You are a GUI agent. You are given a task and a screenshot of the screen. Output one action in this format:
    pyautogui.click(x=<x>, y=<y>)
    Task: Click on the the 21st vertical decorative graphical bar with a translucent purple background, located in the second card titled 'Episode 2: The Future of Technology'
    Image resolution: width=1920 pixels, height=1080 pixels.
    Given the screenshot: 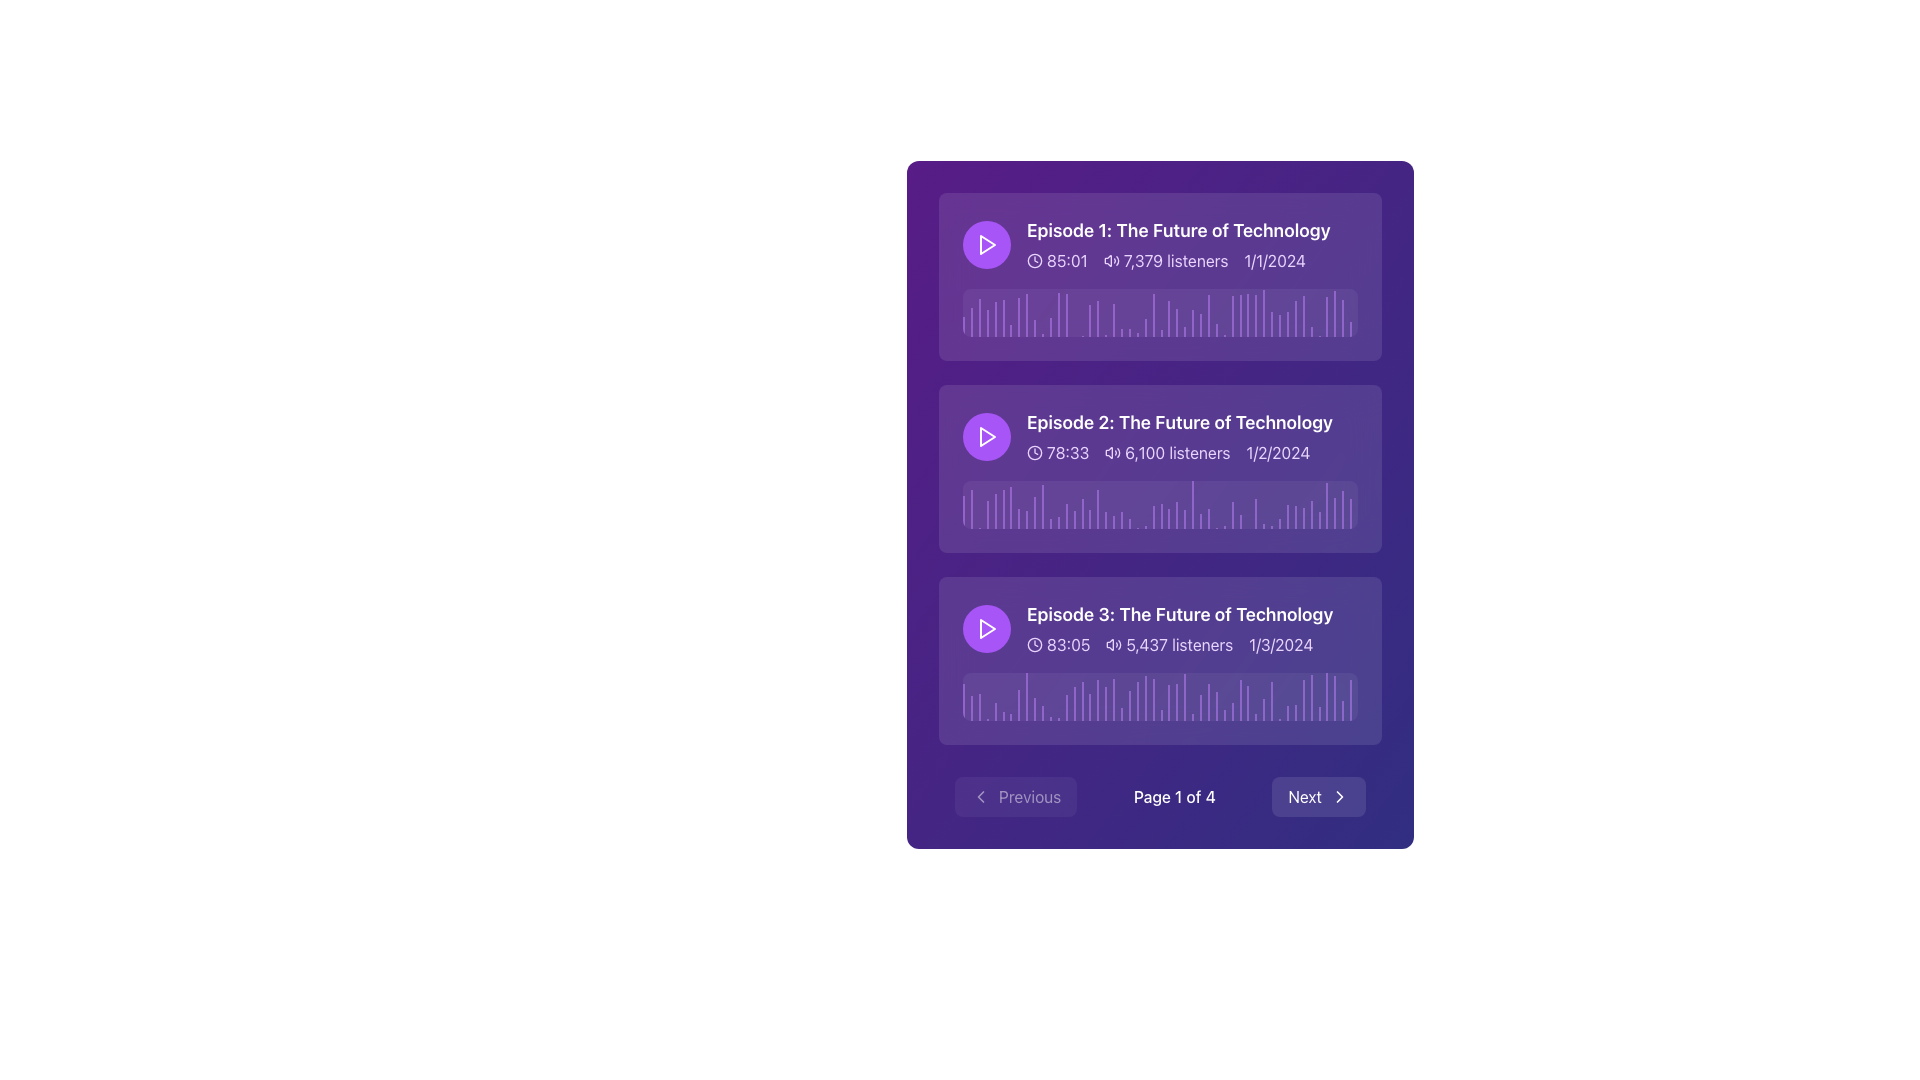 What is the action you would take?
    pyautogui.click(x=1122, y=519)
    